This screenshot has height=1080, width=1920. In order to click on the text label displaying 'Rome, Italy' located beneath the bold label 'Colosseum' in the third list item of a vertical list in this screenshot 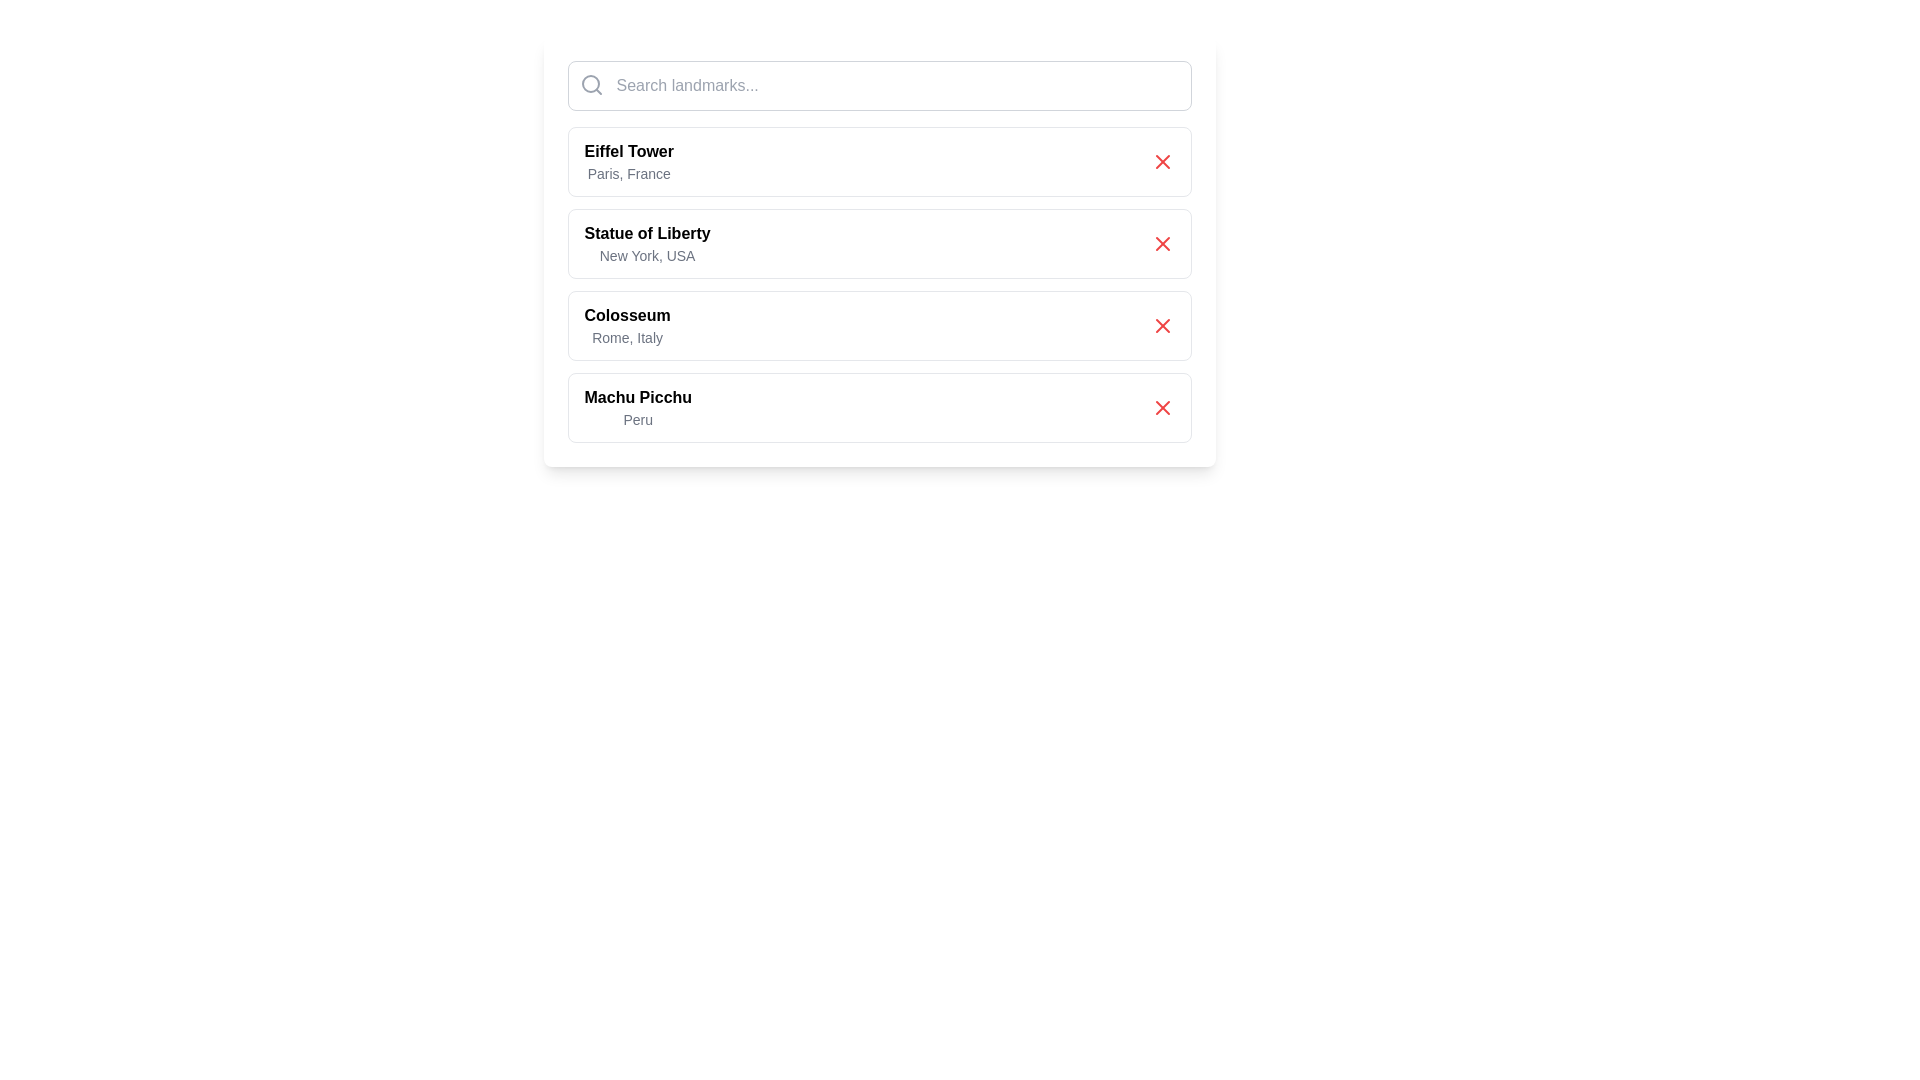, I will do `click(626, 337)`.